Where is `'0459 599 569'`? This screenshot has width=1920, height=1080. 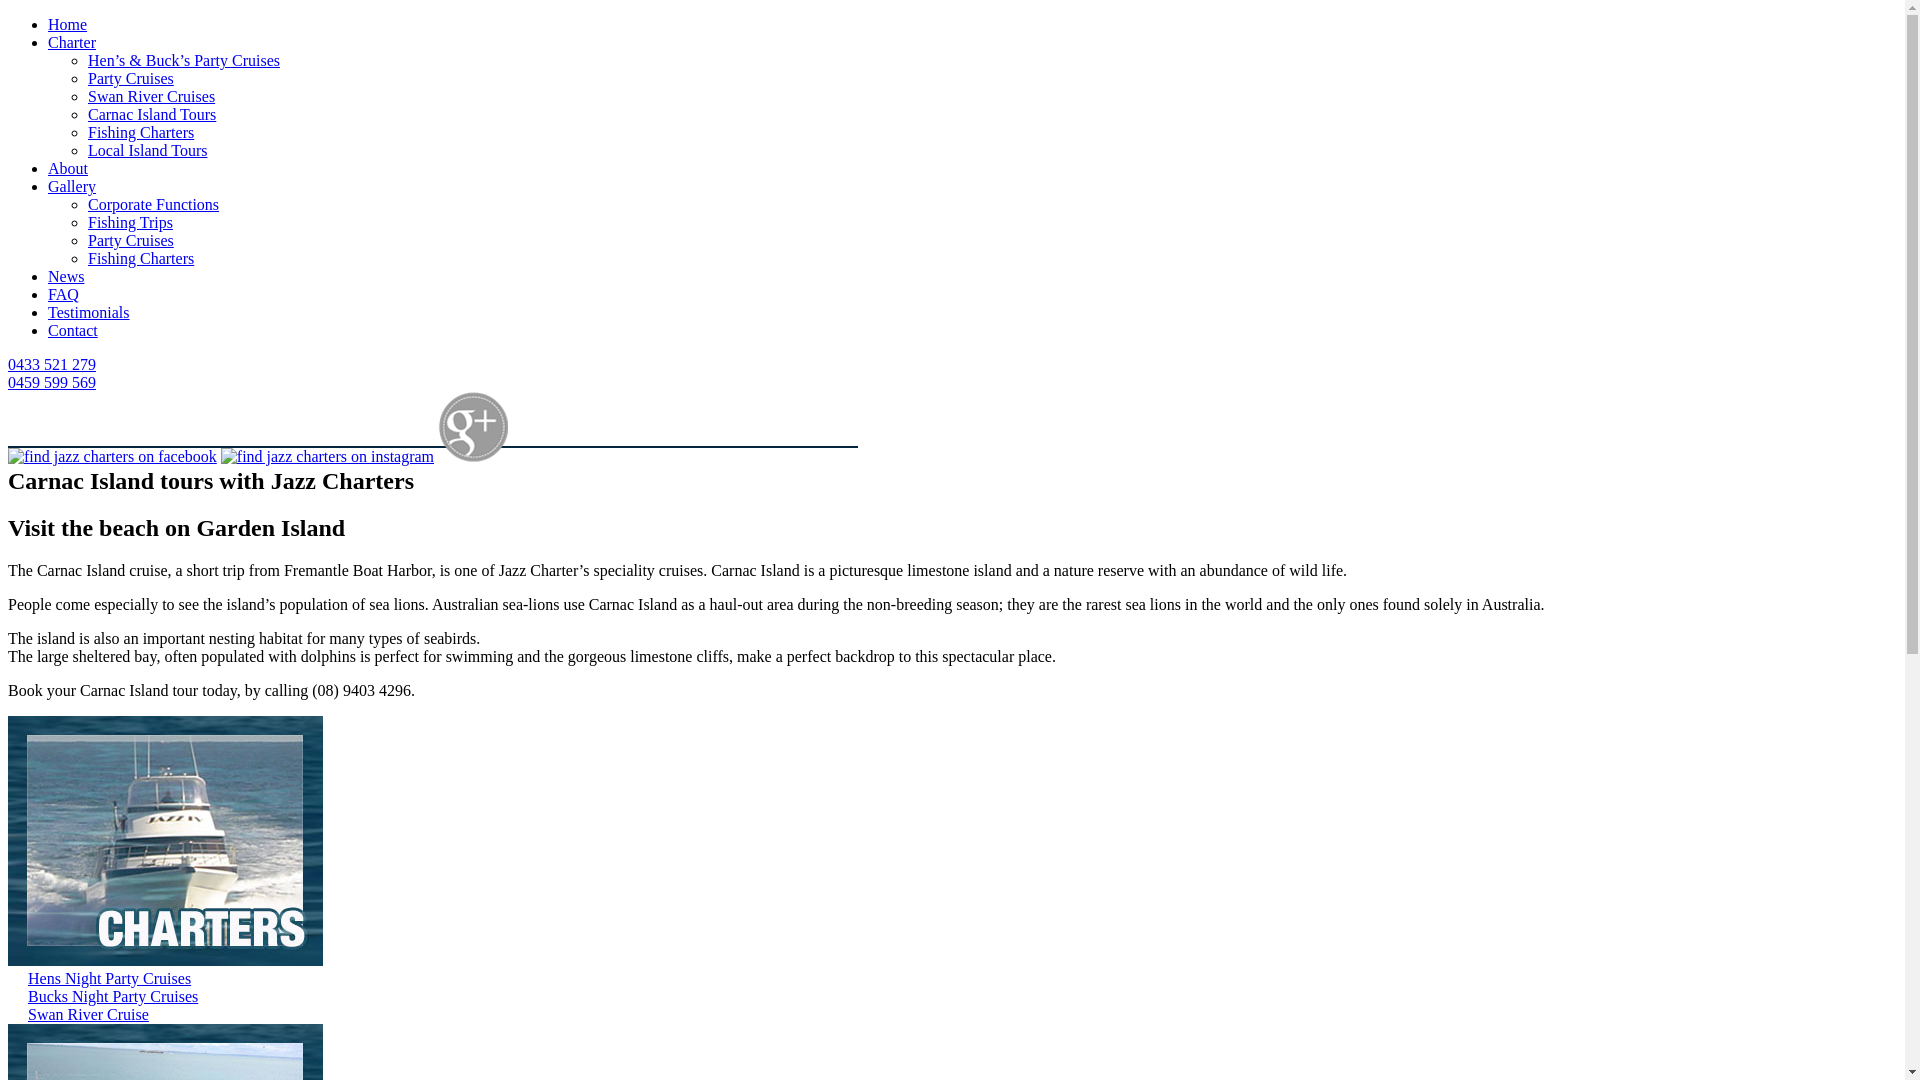
'0459 599 569' is located at coordinates (52, 382).